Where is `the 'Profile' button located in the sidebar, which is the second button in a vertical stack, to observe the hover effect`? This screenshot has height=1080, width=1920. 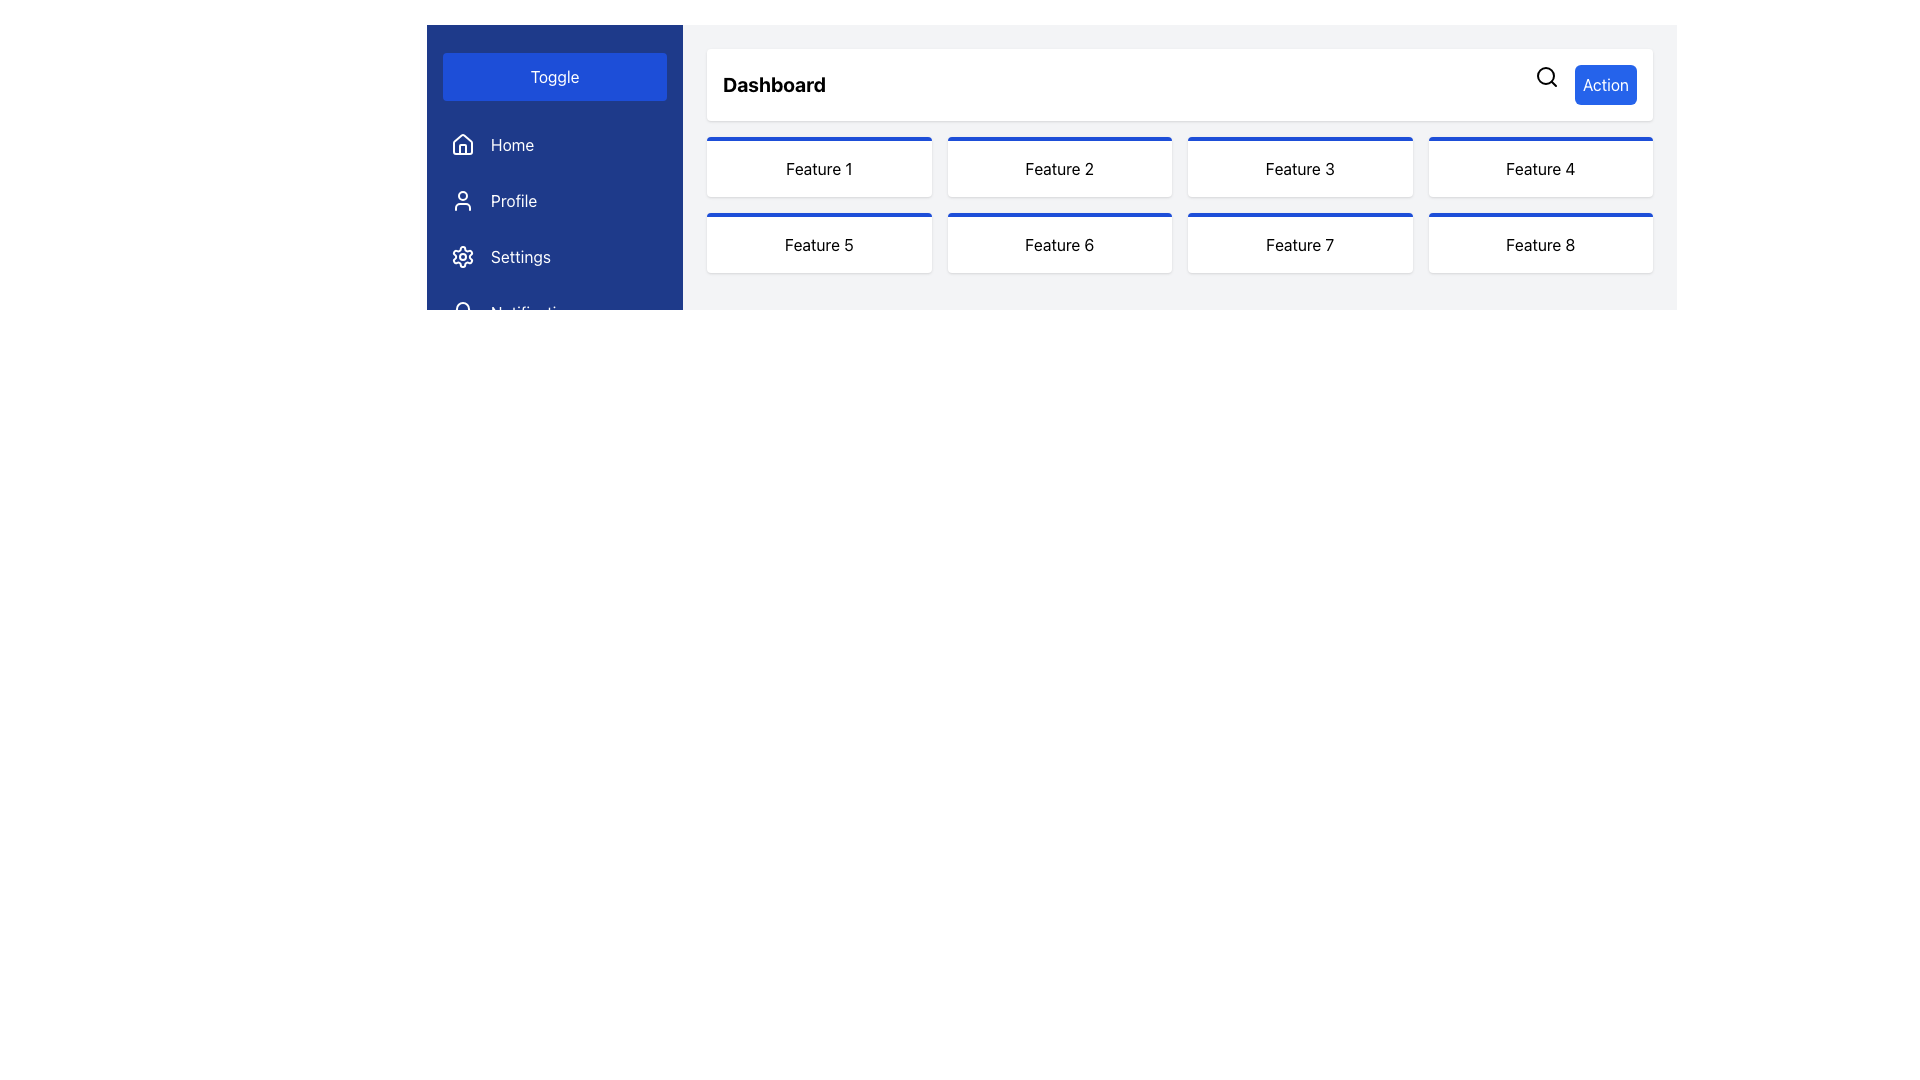
the 'Profile' button located in the sidebar, which is the second button in a vertical stack, to observe the hover effect is located at coordinates (555, 200).